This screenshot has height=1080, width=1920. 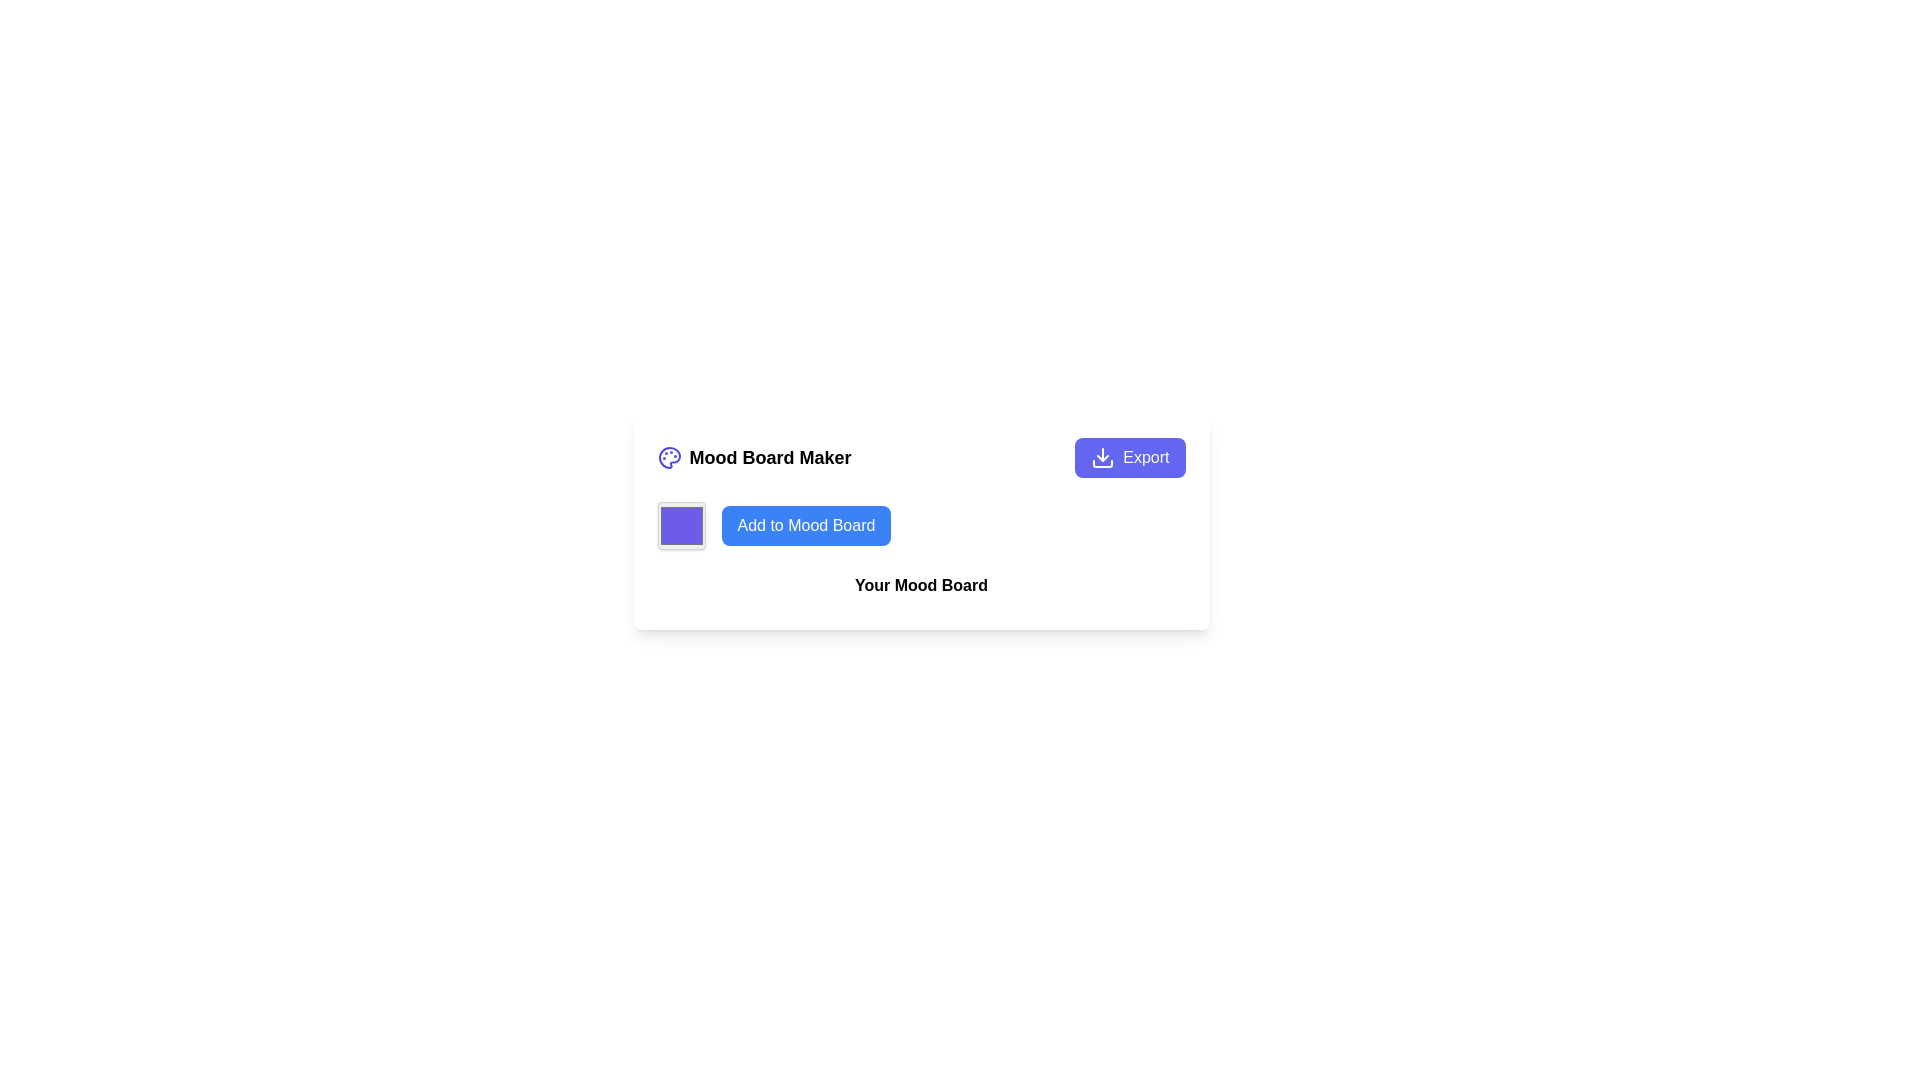 What do you see at coordinates (806, 524) in the screenshot?
I see `the 'Add to Mood Board' button, which is centrally placed in the bottom-right quadrant of the interface` at bounding box center [806, 524].